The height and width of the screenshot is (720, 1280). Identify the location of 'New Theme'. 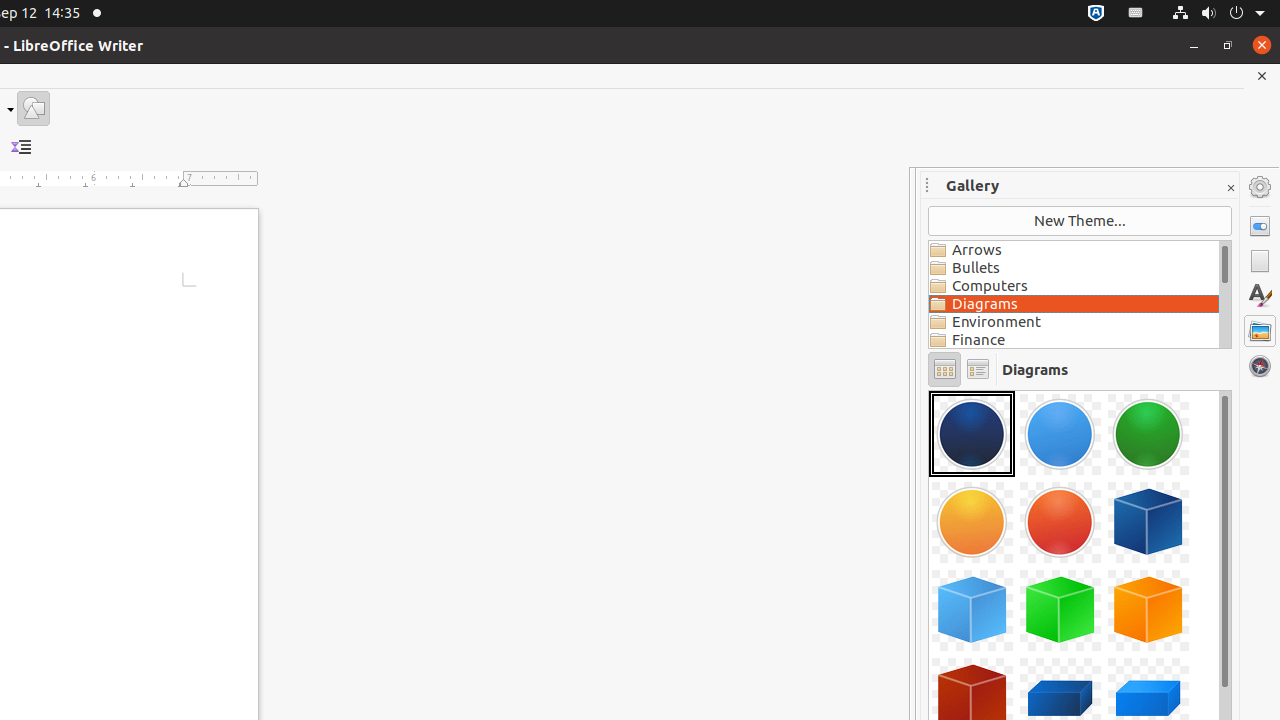
(1079, 220).